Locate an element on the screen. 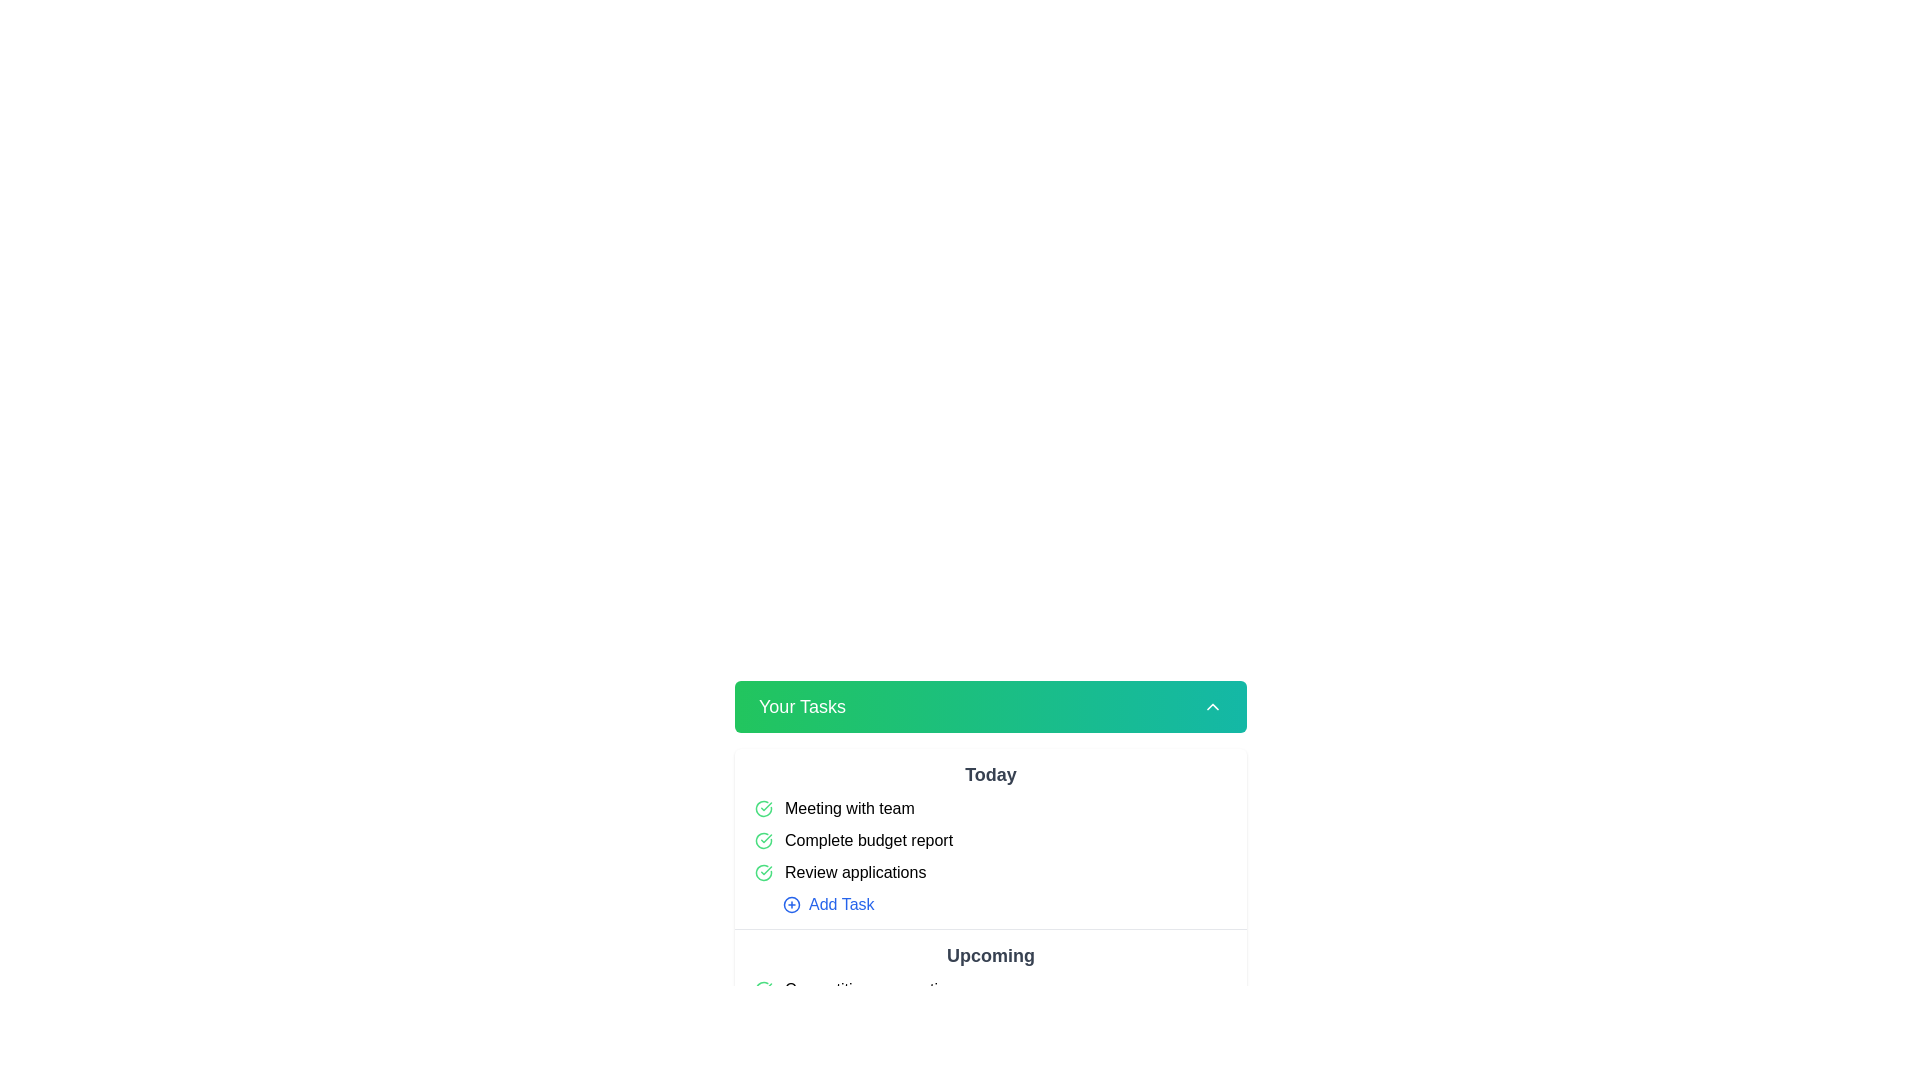 Image resolution: width=1920 pixels, height=1080 pixels. the interactive toggle icon located to the far right of the green bar labeled 'Your Tasks' is located at coordinates (1212, 705).